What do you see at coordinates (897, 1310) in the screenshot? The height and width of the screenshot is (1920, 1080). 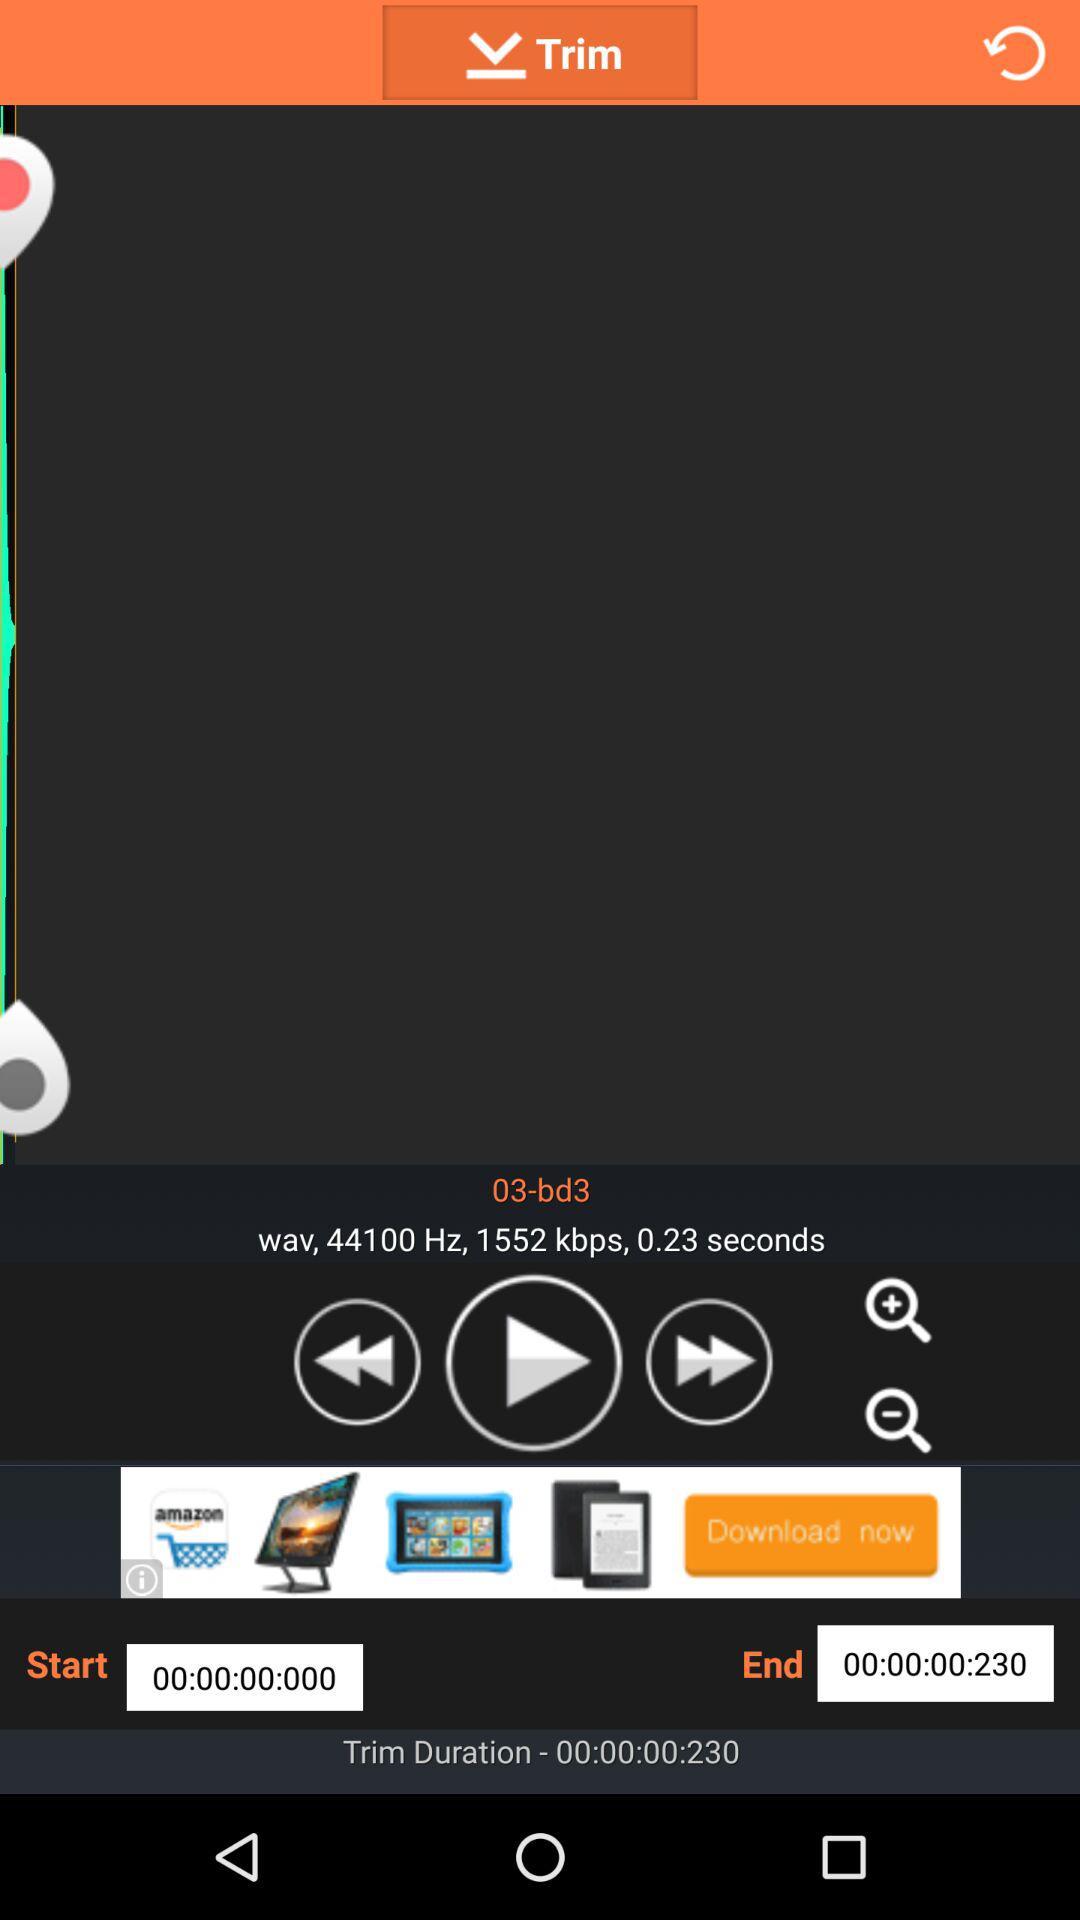 I see `zoom in icon` at bounding box center [897, 1310].